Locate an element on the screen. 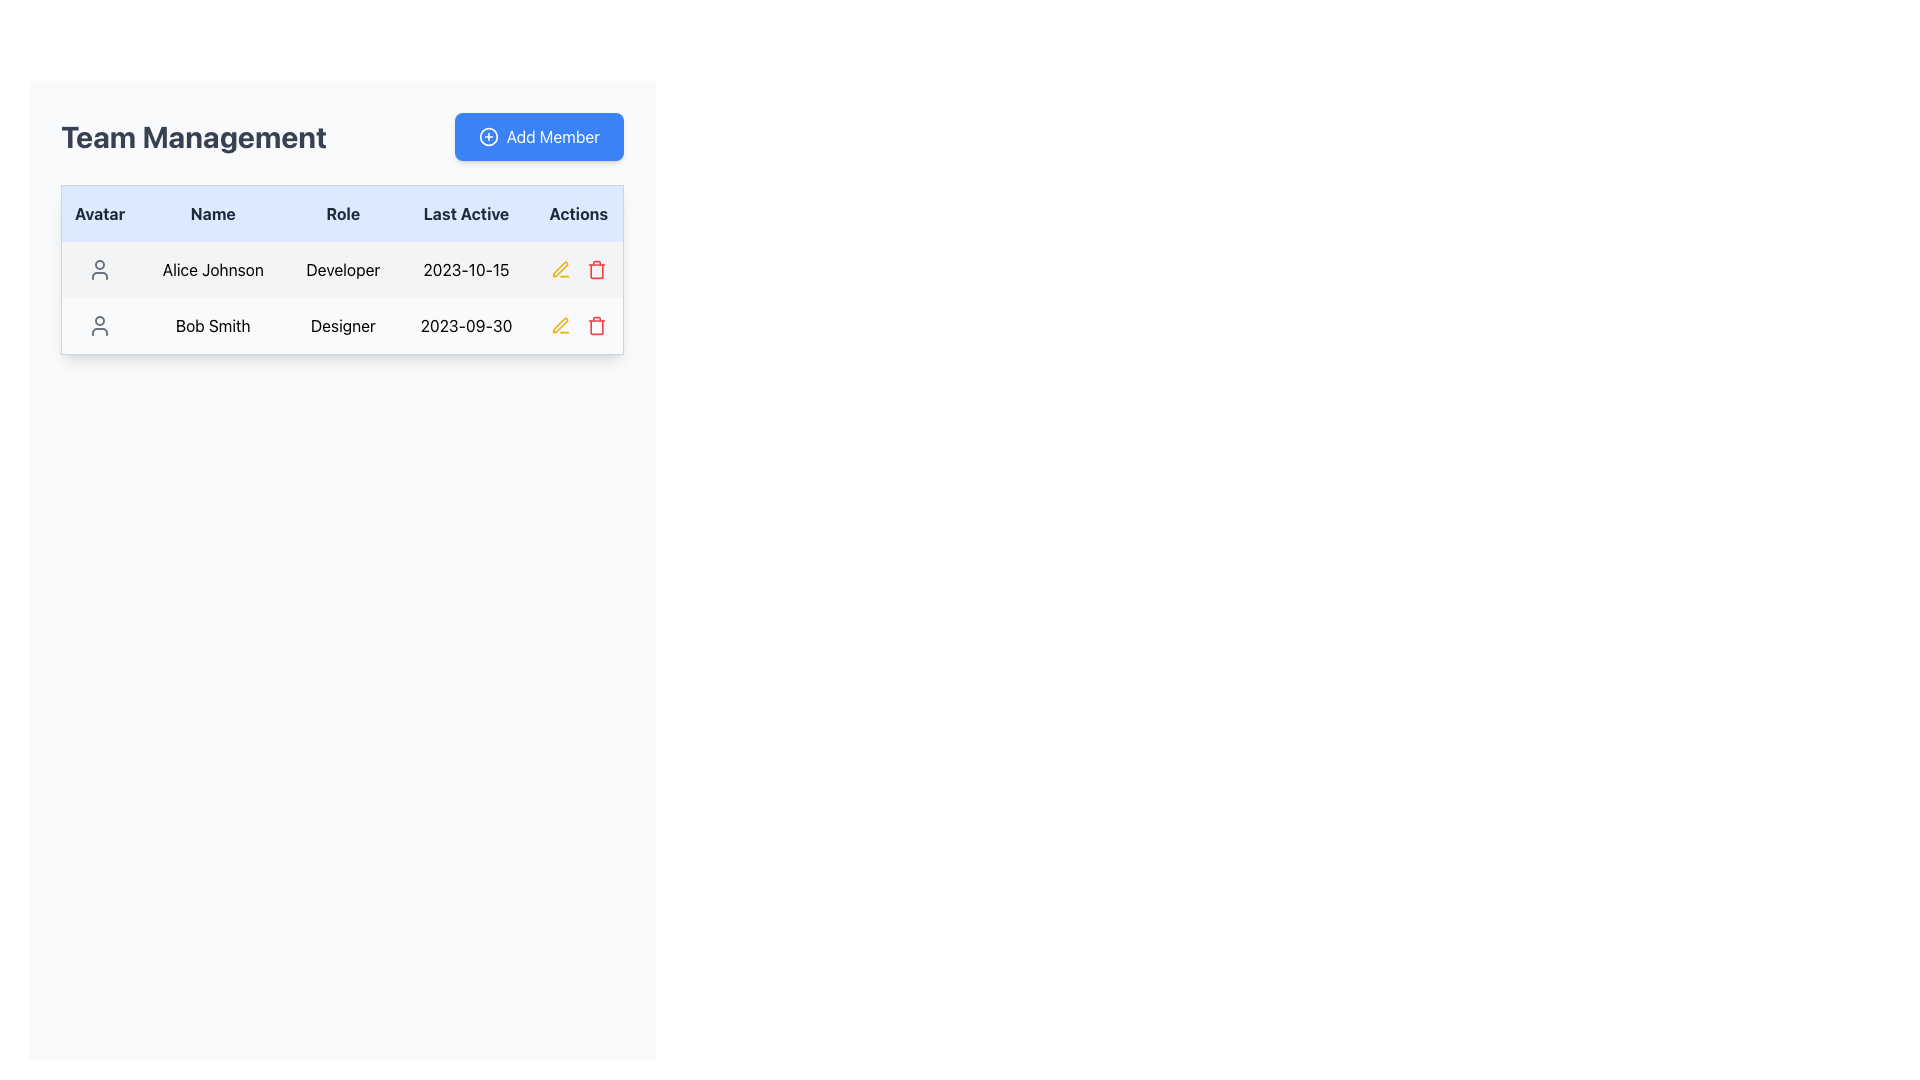 This screenshot has height=1080, width=1920. the first row in the user details table containing the name 'Alice Johnson' is located at coordinates (342, 270).